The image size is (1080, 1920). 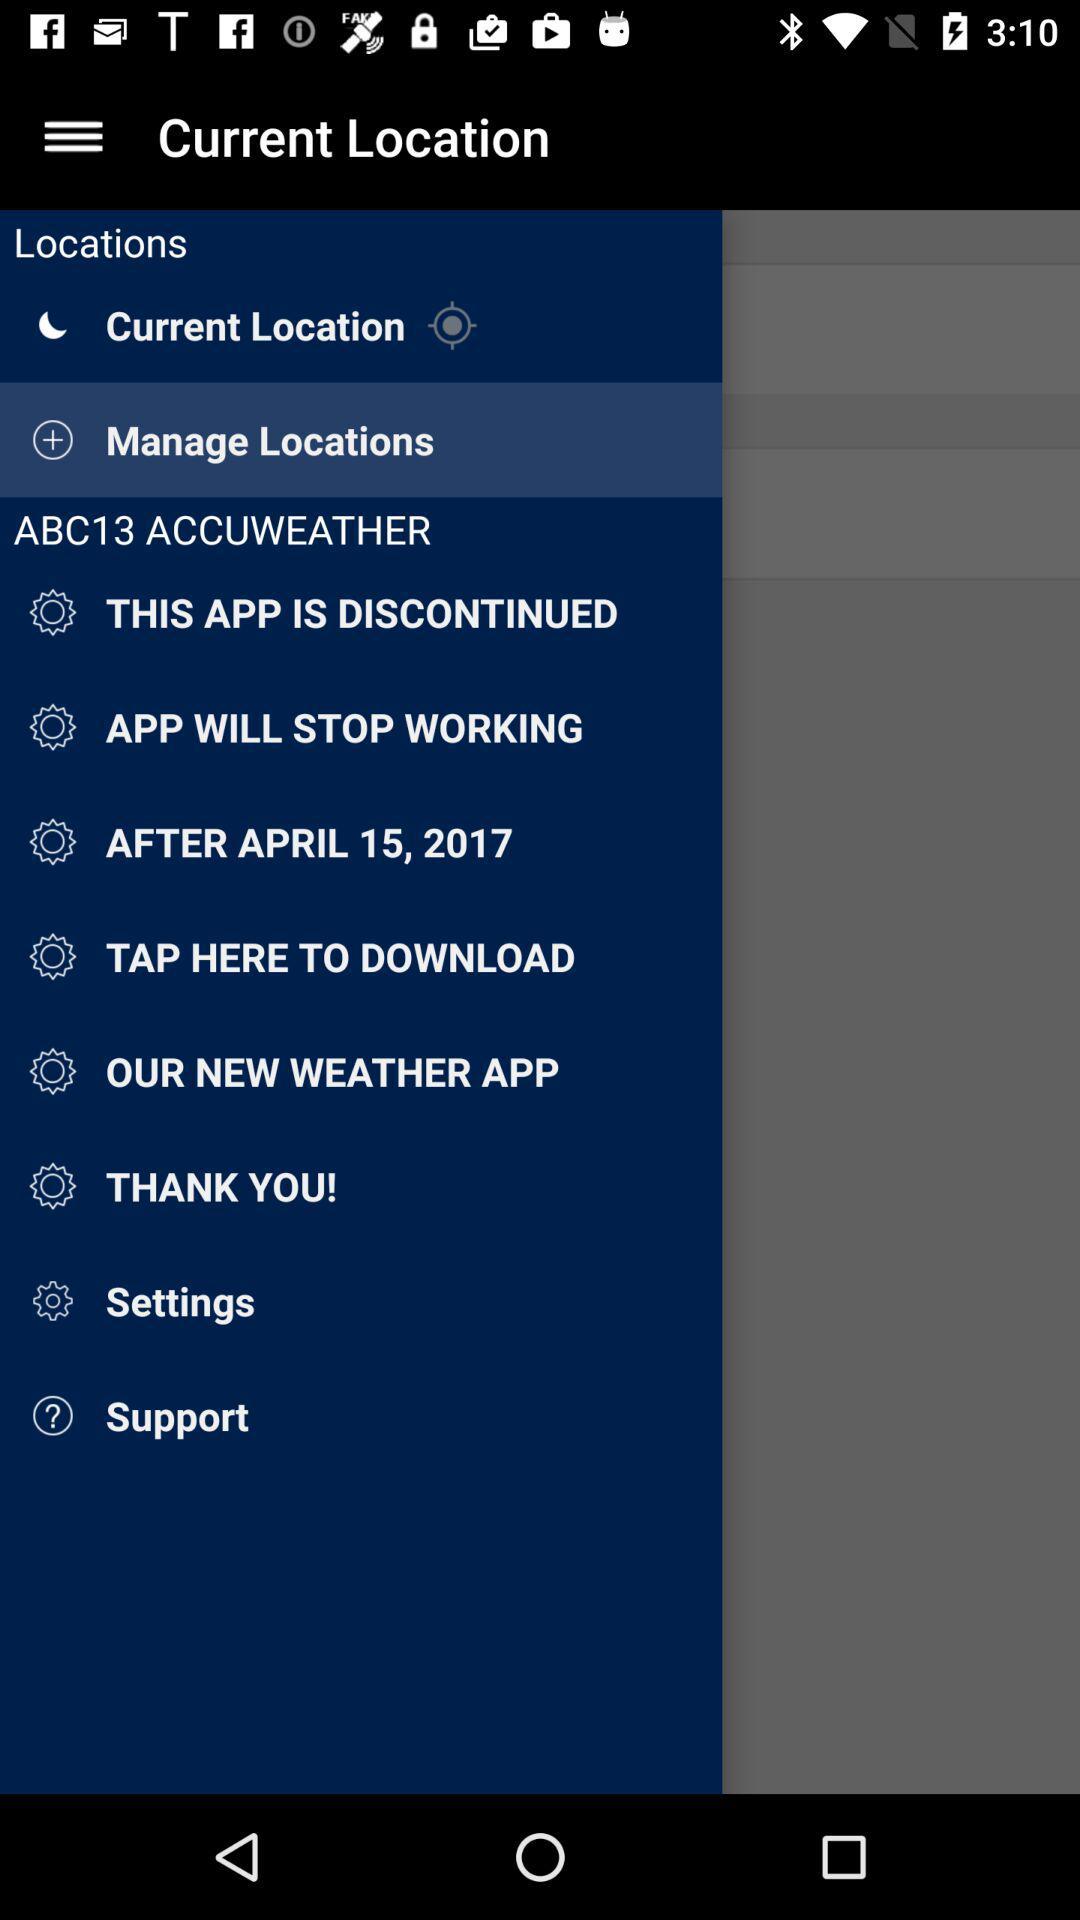 I want to click on the menu icon, so click(x=72, y=135).